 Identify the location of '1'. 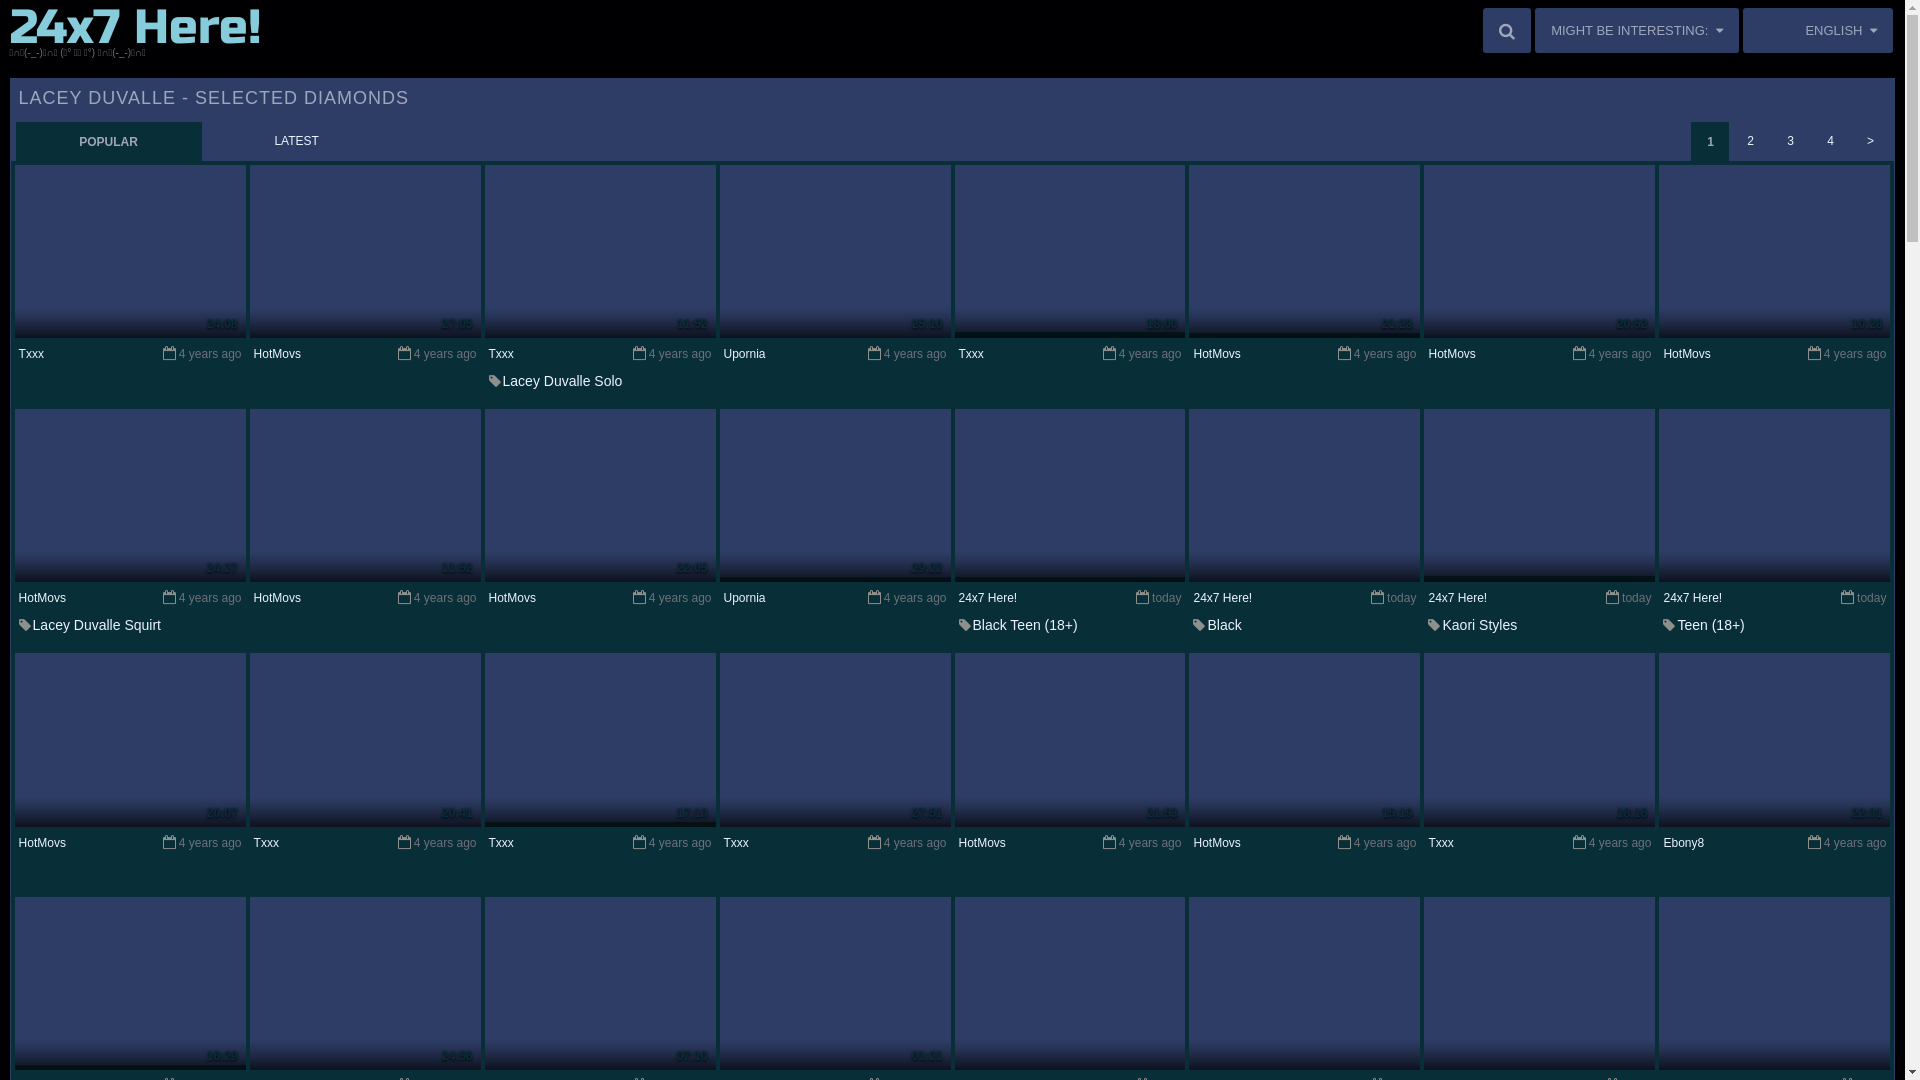
(1708, 140).